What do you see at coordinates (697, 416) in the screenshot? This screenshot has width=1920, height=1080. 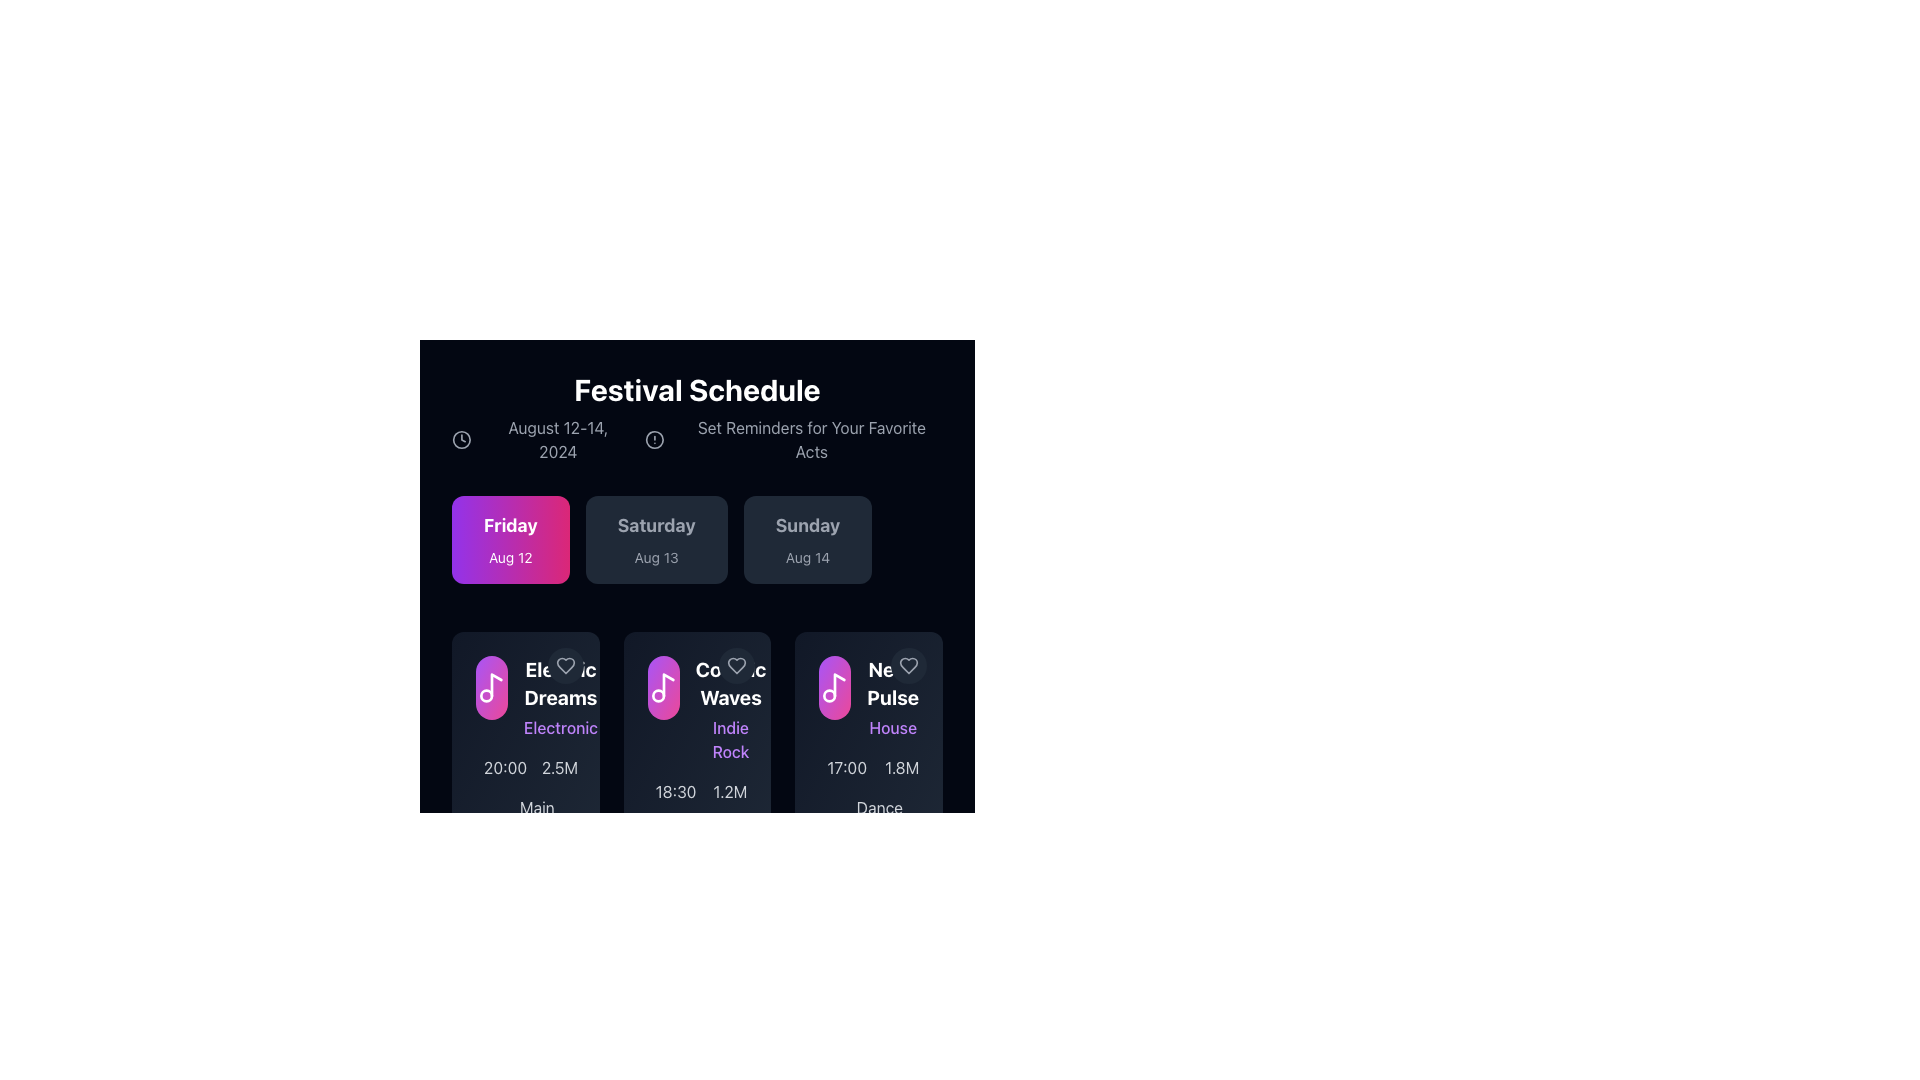 I see `the Header section containing the bolded text 'Festival Schedule' and additional details like 'August 12-14, 2024' and 'Set Reminders for Your Favorite Acts'` at bounding box center [697, 416].